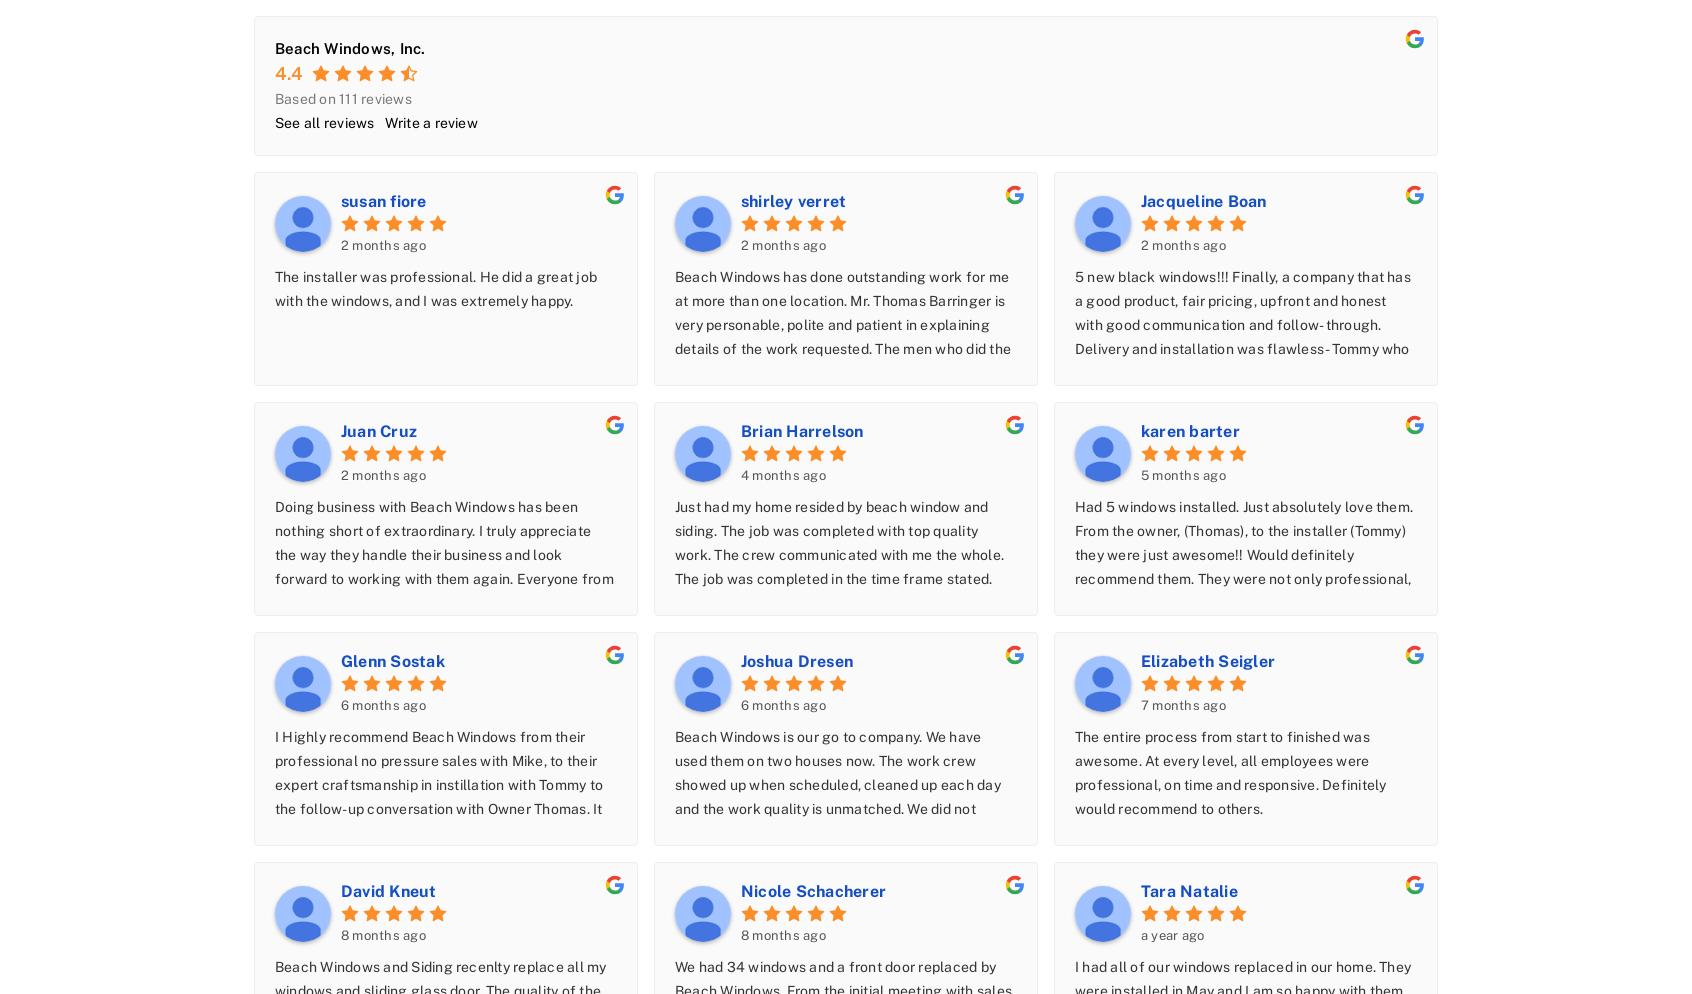 This screenshot has width=1692, height=994. Describe the element at coordinates (739, 430) in the screenshot. I see `'Brian Harrelson'` at that location.